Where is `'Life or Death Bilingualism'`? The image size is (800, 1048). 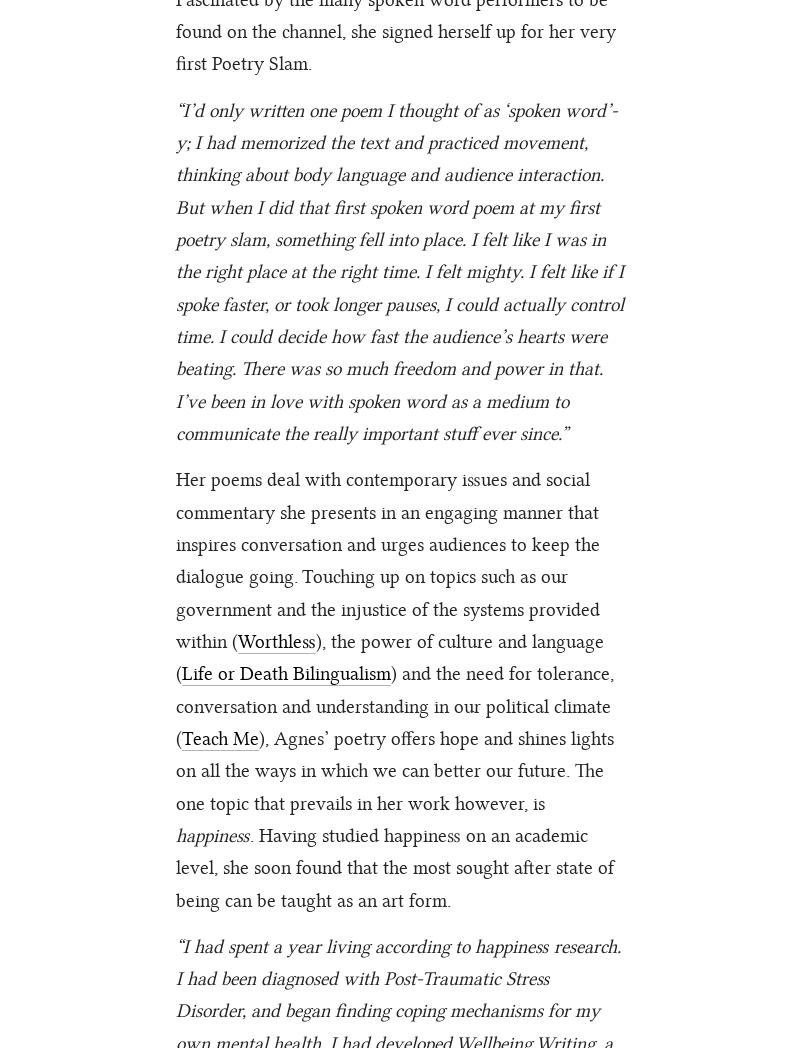
'Life or Death Bilingualism' is located at coordinates (286, 673).